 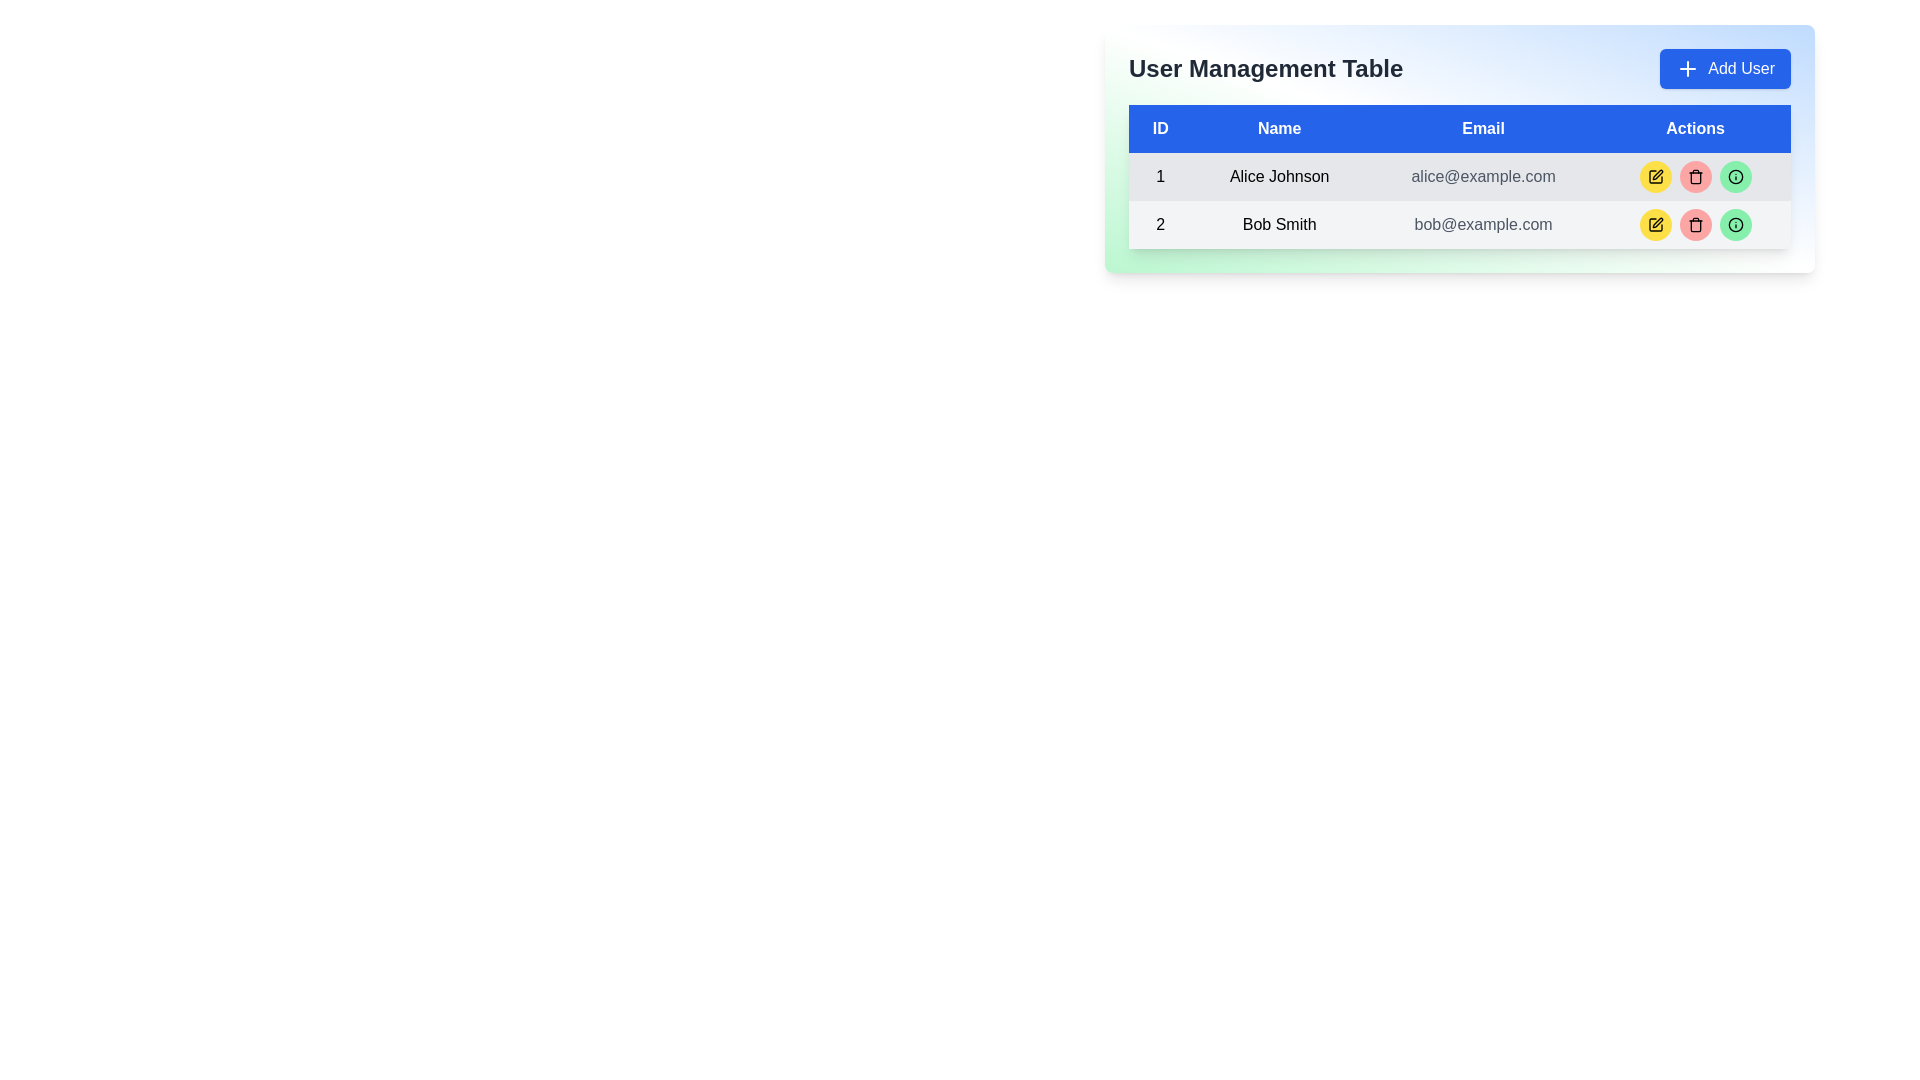 I want to click on the delete button located in the 'Actions' column of the second row for user 'Bob Smith', so click(x=1694, y=224).